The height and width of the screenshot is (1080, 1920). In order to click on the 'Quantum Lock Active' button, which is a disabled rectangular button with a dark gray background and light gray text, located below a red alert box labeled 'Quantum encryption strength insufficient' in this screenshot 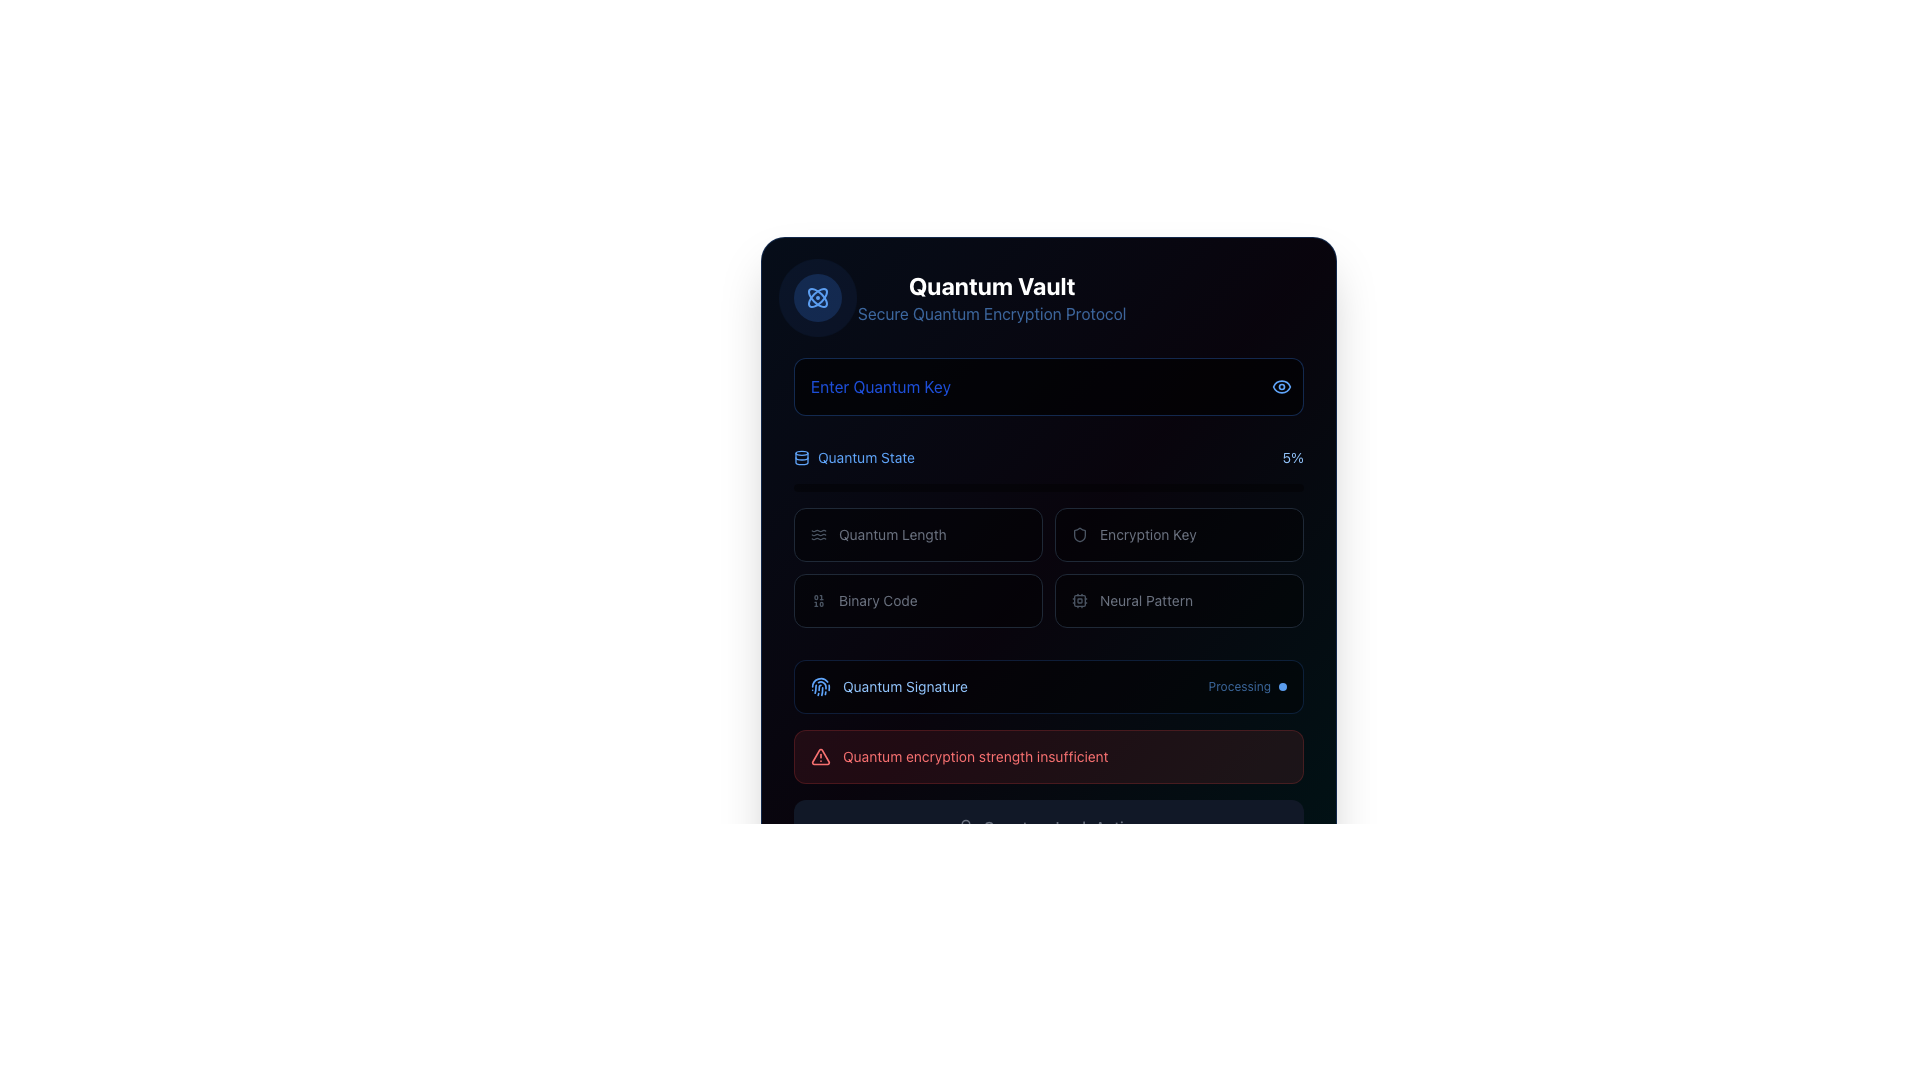, I will do `click(1048, 828)`.